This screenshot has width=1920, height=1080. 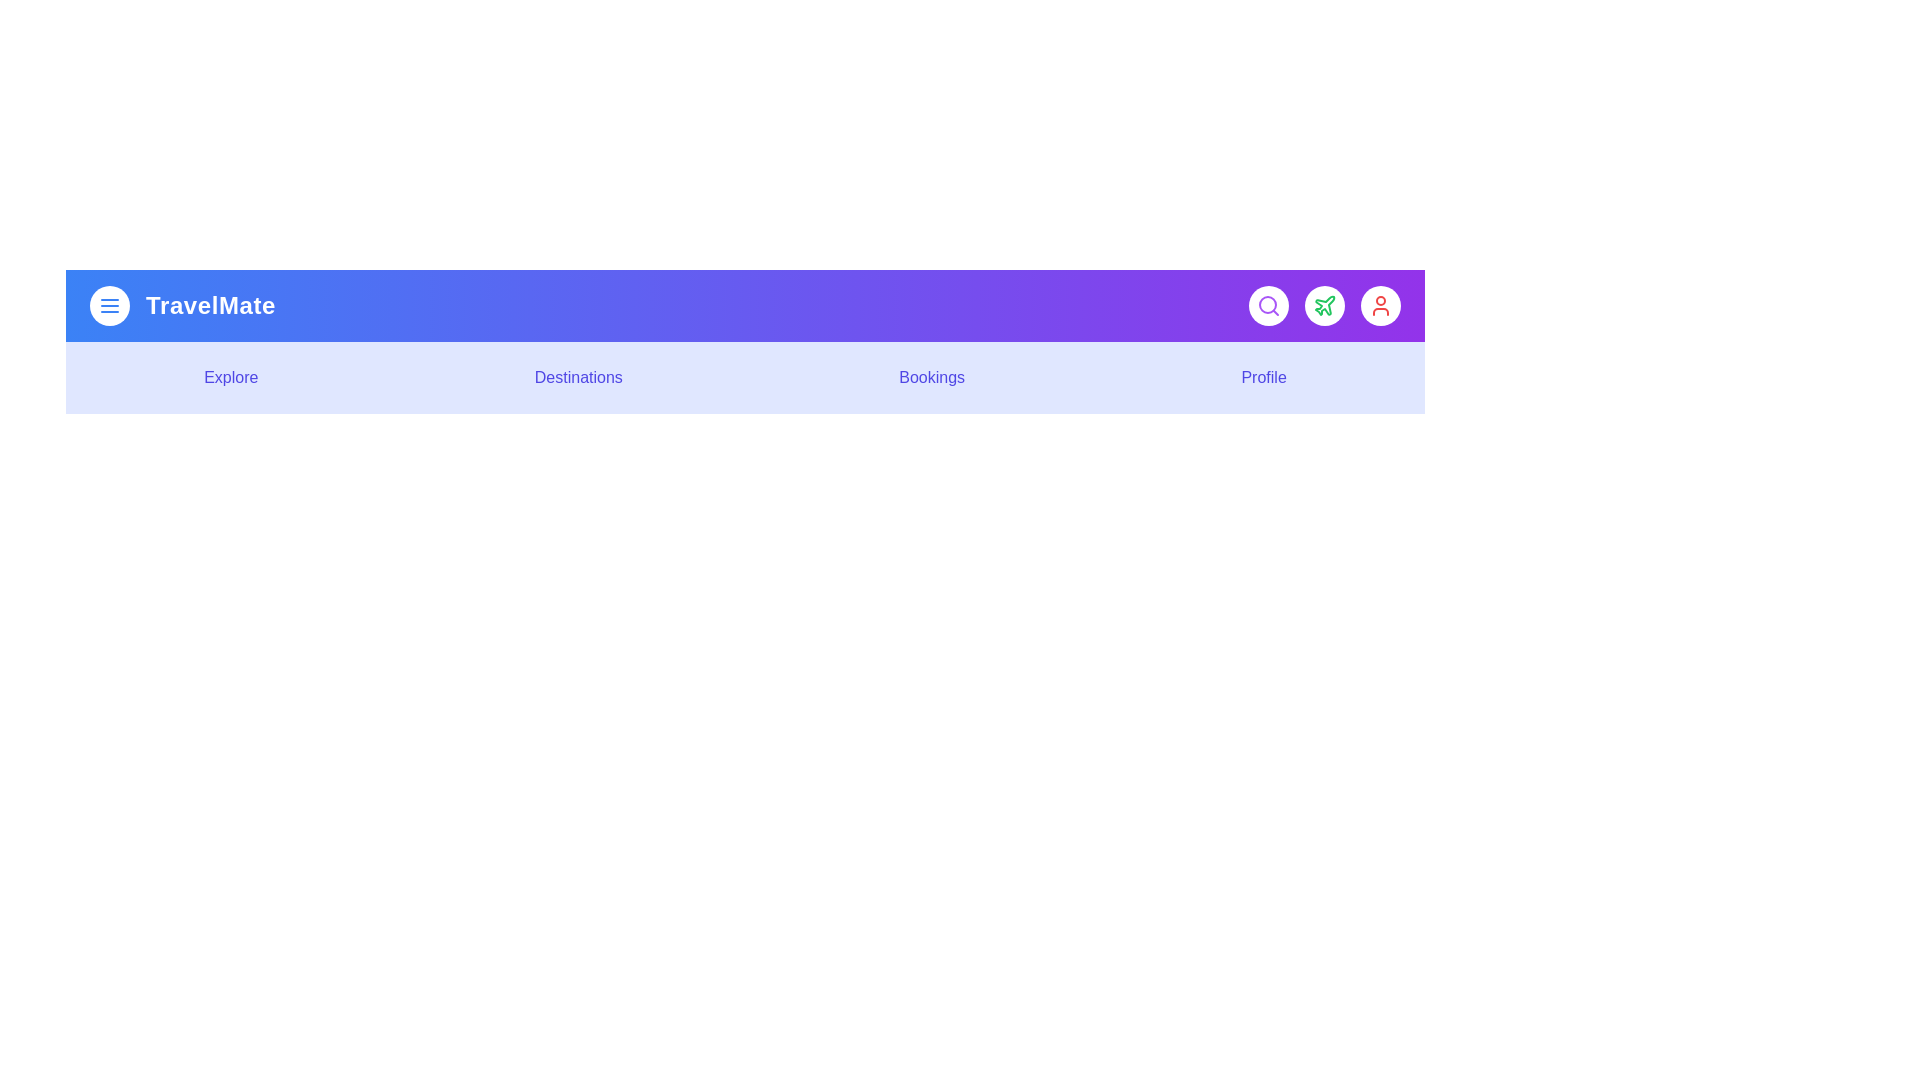 What do you see at coordinates (1380, 305) in the screenshot?
I see `the user button to access the user profile` at bounding box center [1380, 305].